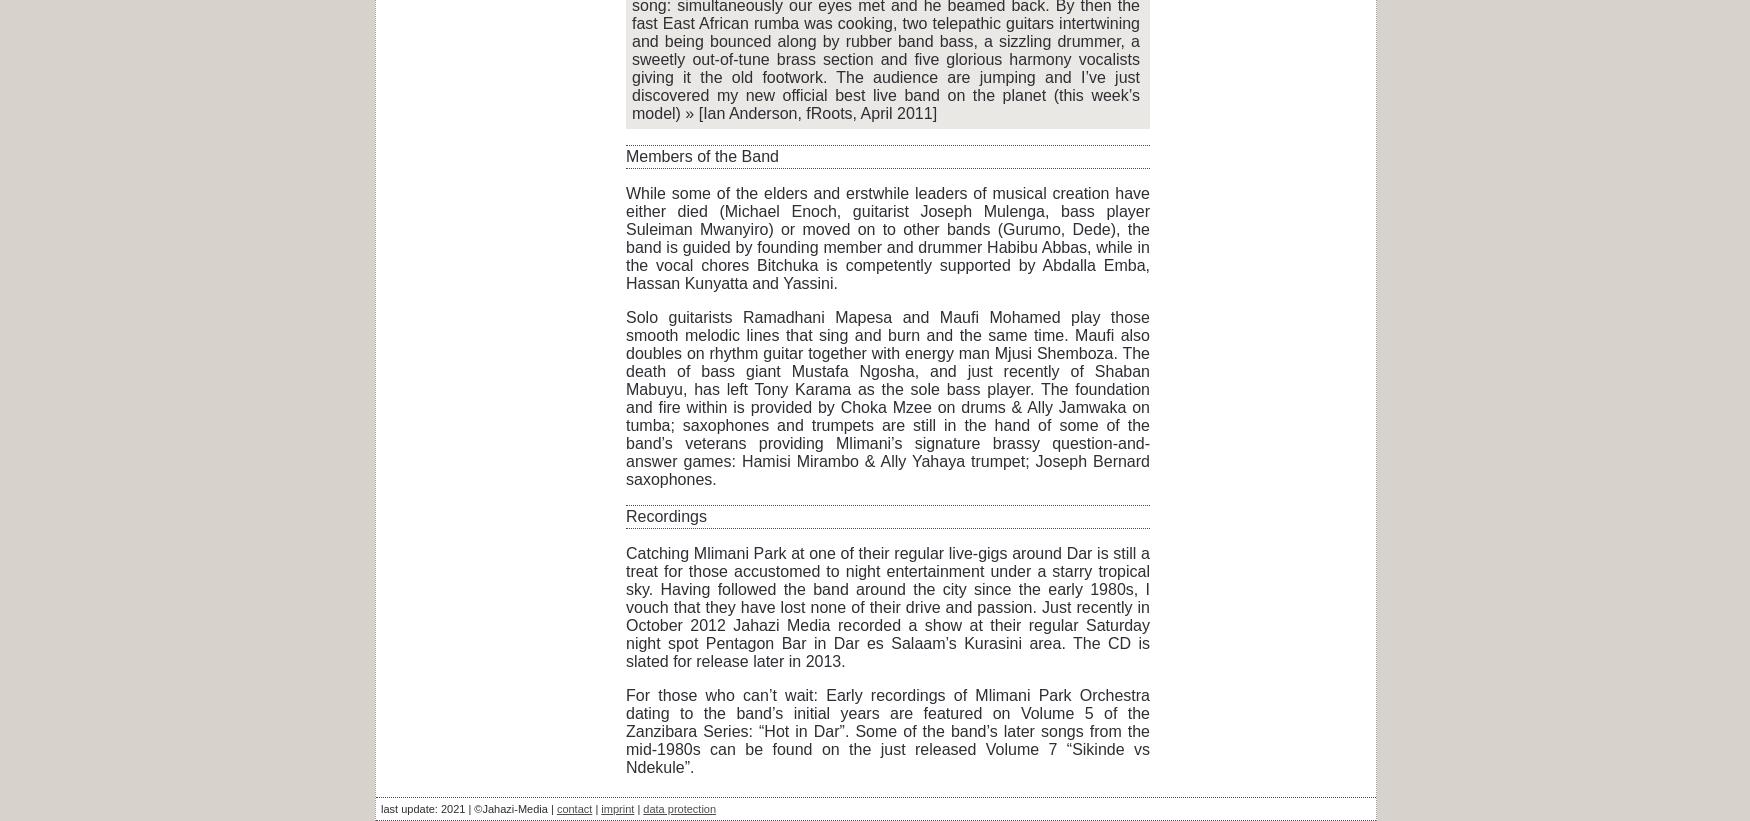 The width and height of the screenshot is (1750, 821). What do you see at coordinates (625, 156) in the screenshot?
I see `'Members of the Band'` at bounding box center [625, 156].